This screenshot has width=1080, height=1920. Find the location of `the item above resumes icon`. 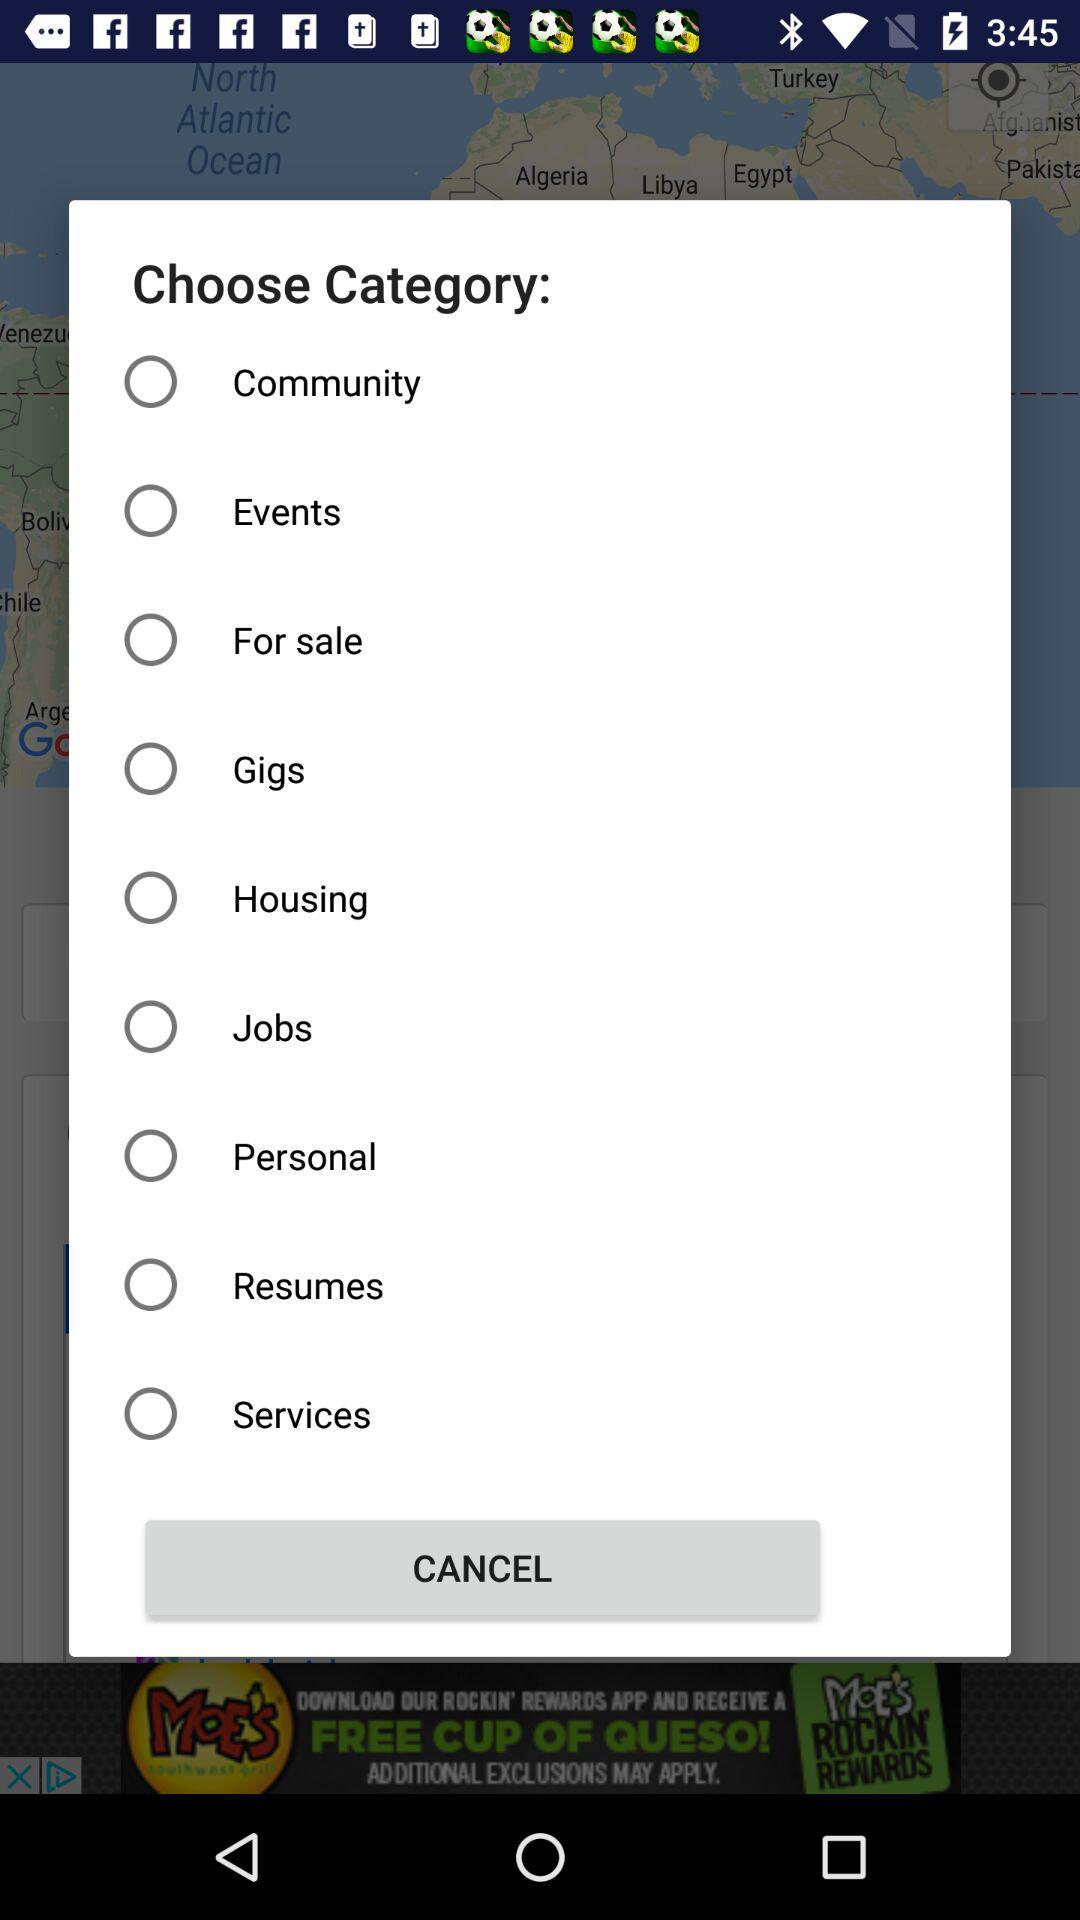

the item above resumes icon is located at coordinates (482, 1155).